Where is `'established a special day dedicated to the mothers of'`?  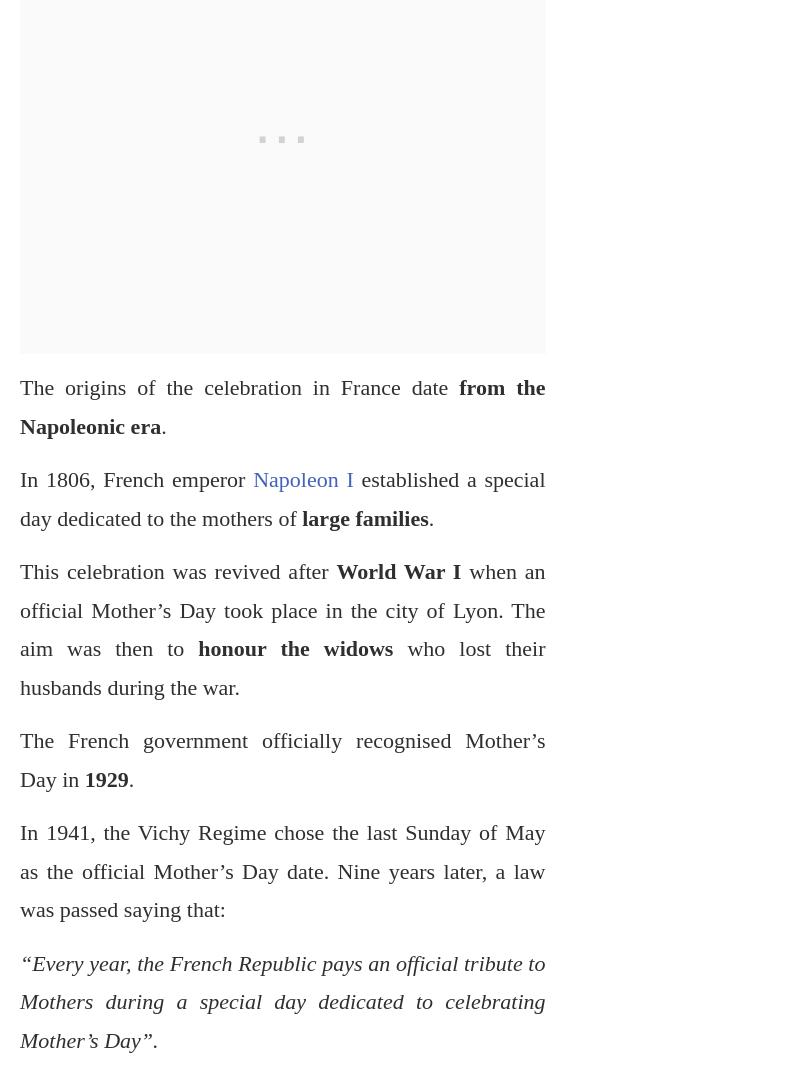
'established a special day dedicated to the mothers of' is located at coordinates (282, 498).